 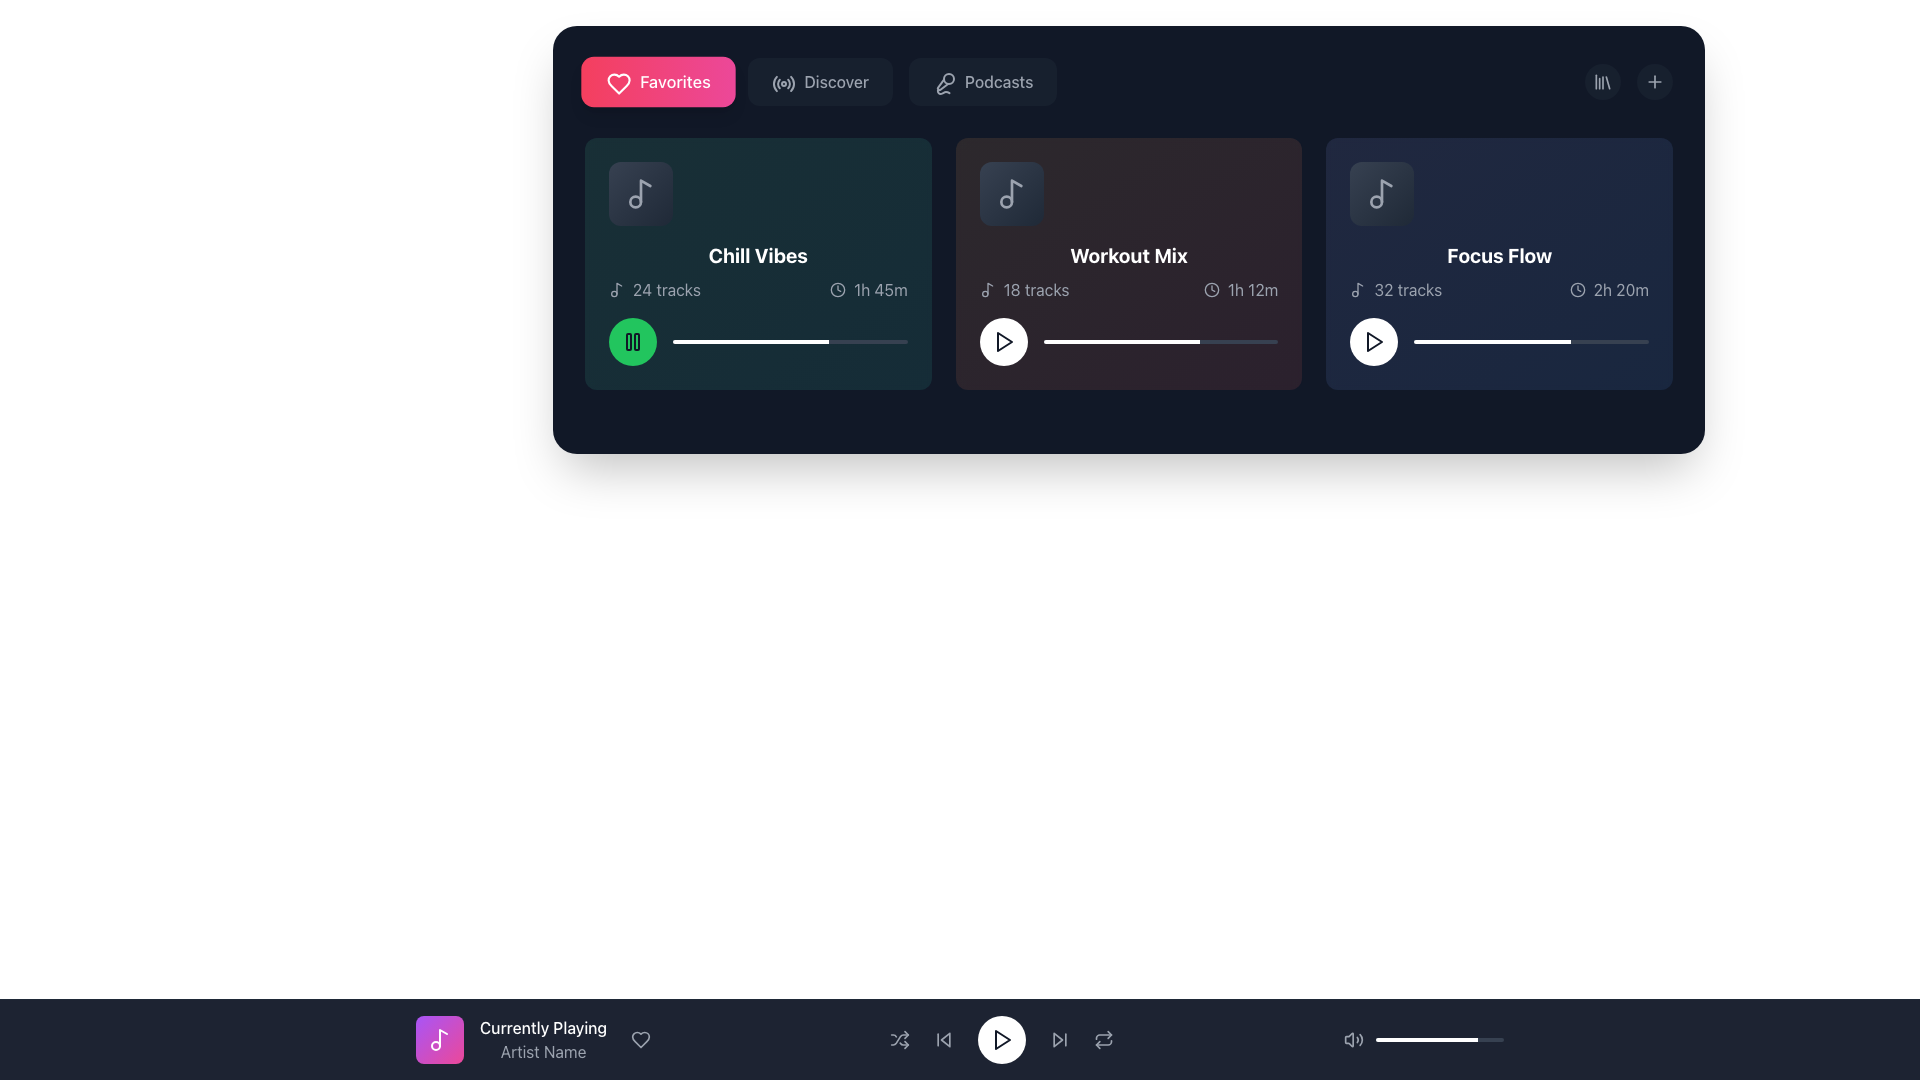 What do you see at coordinates (880, 289) in the screenshot?
I see `the Text label that informs users of the duration of the 'Chill Vibes' playlist, located to the right of the clock icon within the 'Chill Vibes' playlist card` at bounding box center [880, 289].